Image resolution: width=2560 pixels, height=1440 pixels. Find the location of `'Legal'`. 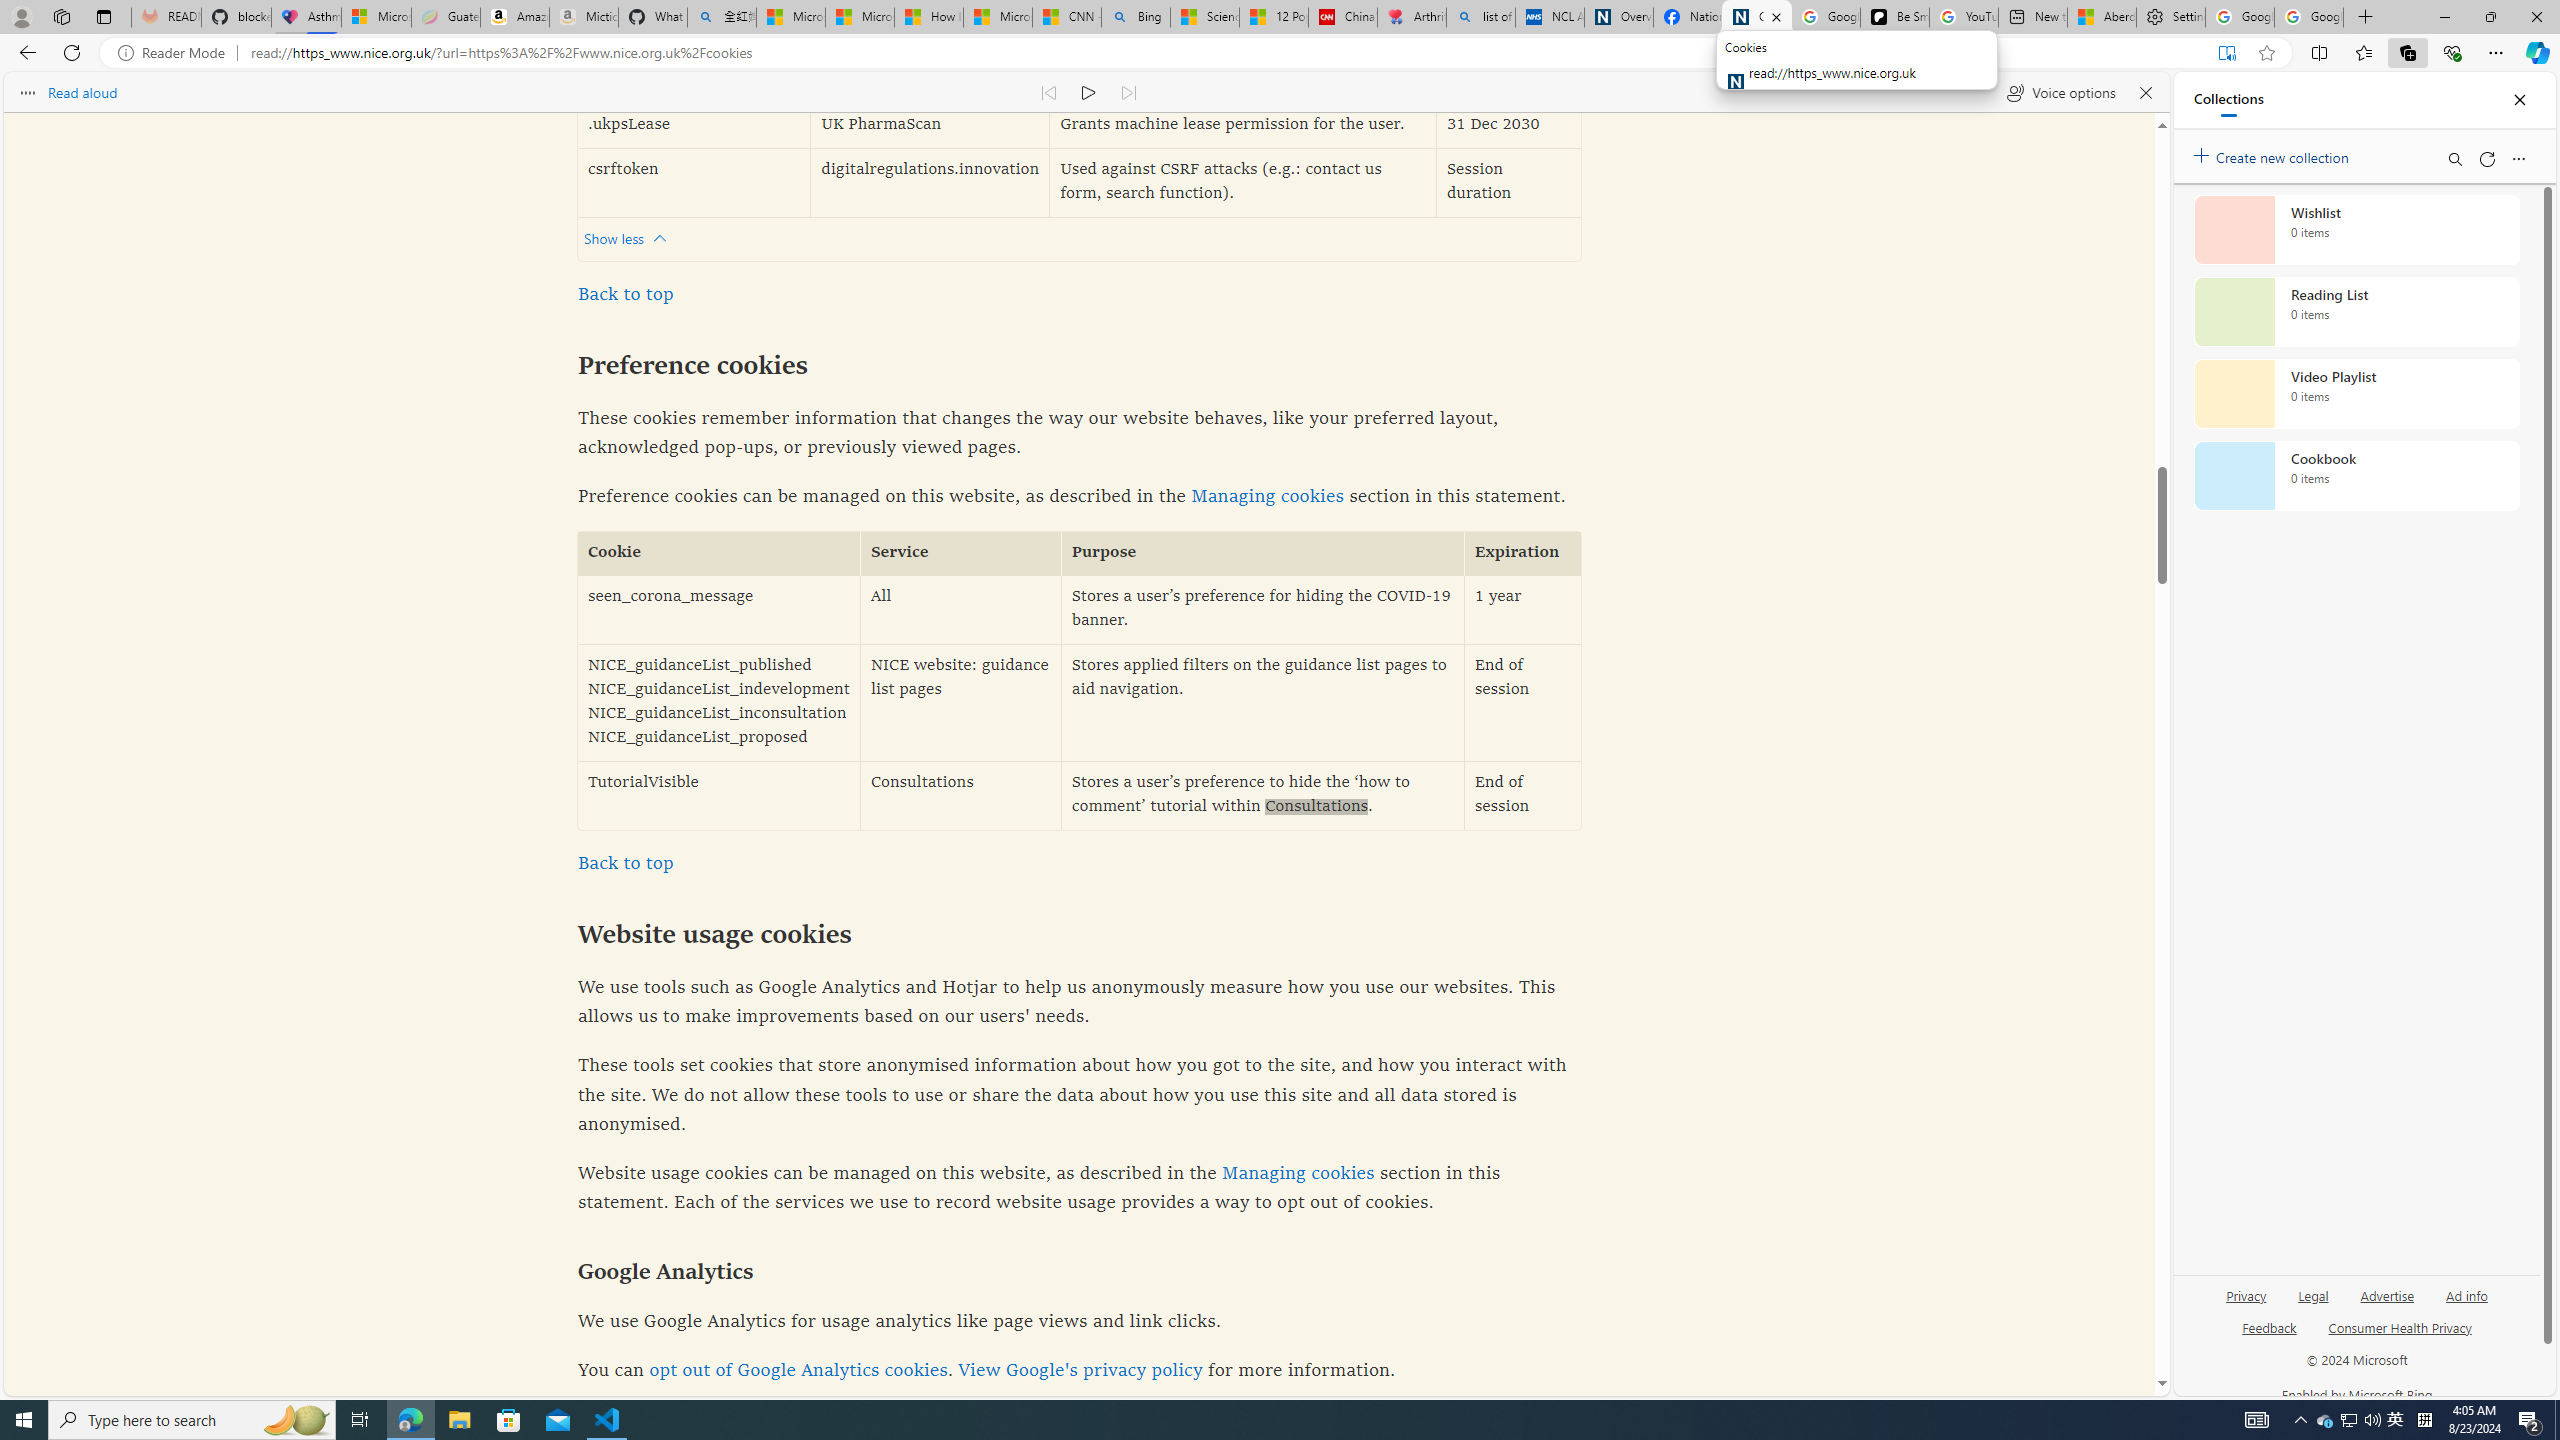

'Legal' is located at coordinates (2311, 1302).